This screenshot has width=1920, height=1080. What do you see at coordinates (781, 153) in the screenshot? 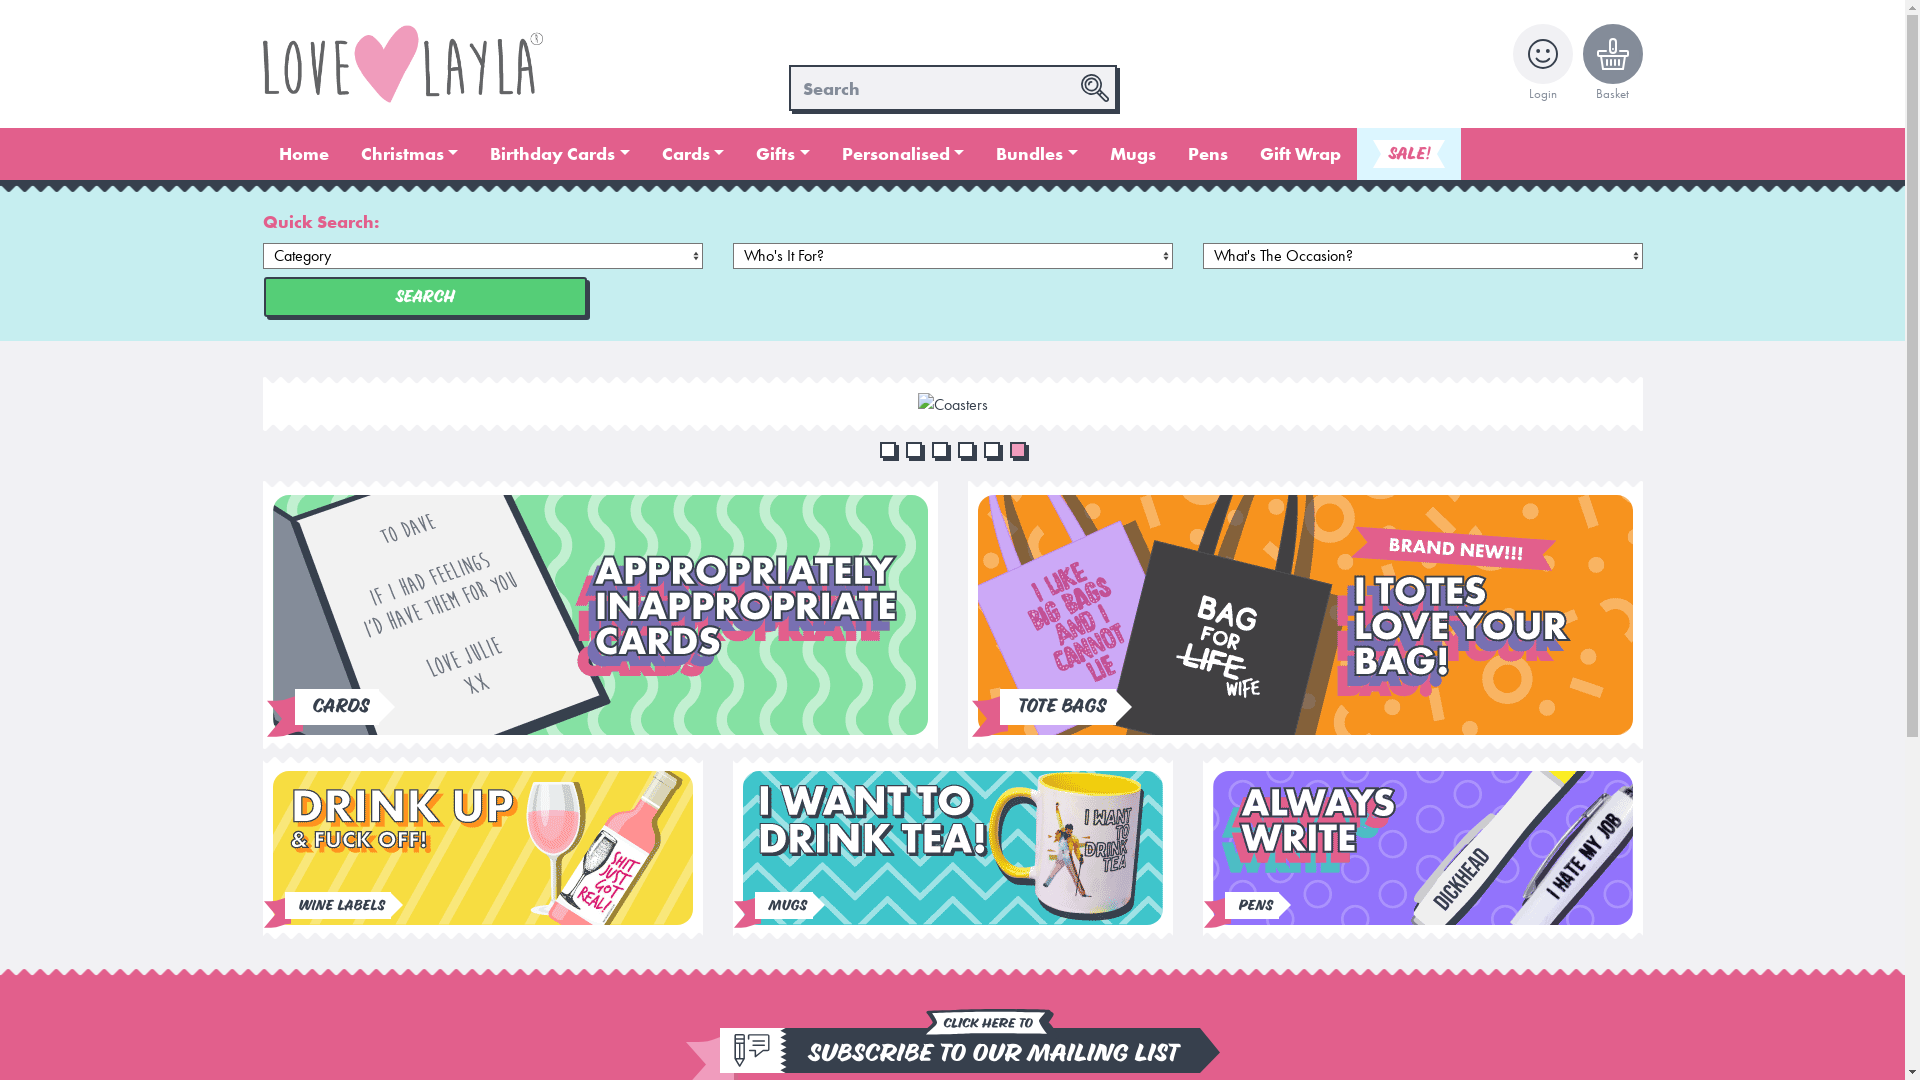
I see `'Gifts'` at bounding box center [781, 153].